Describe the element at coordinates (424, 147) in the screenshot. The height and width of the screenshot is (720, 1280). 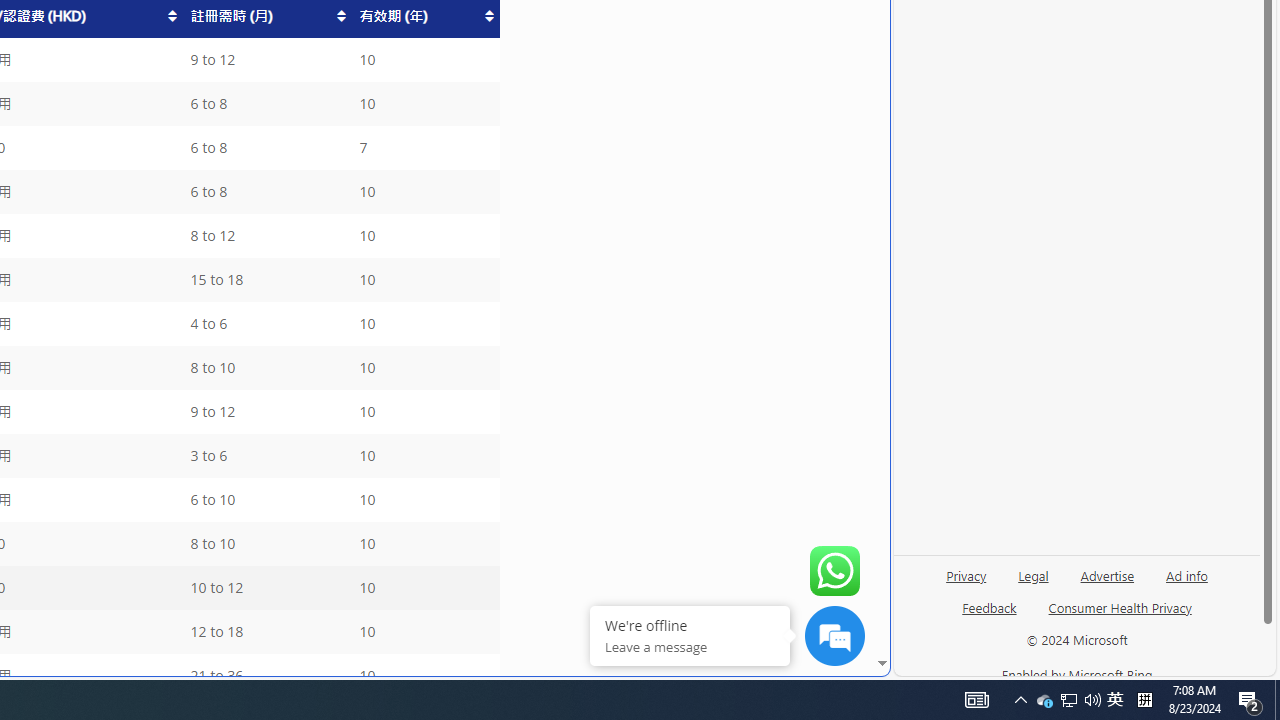
I see `'7'` at that location.